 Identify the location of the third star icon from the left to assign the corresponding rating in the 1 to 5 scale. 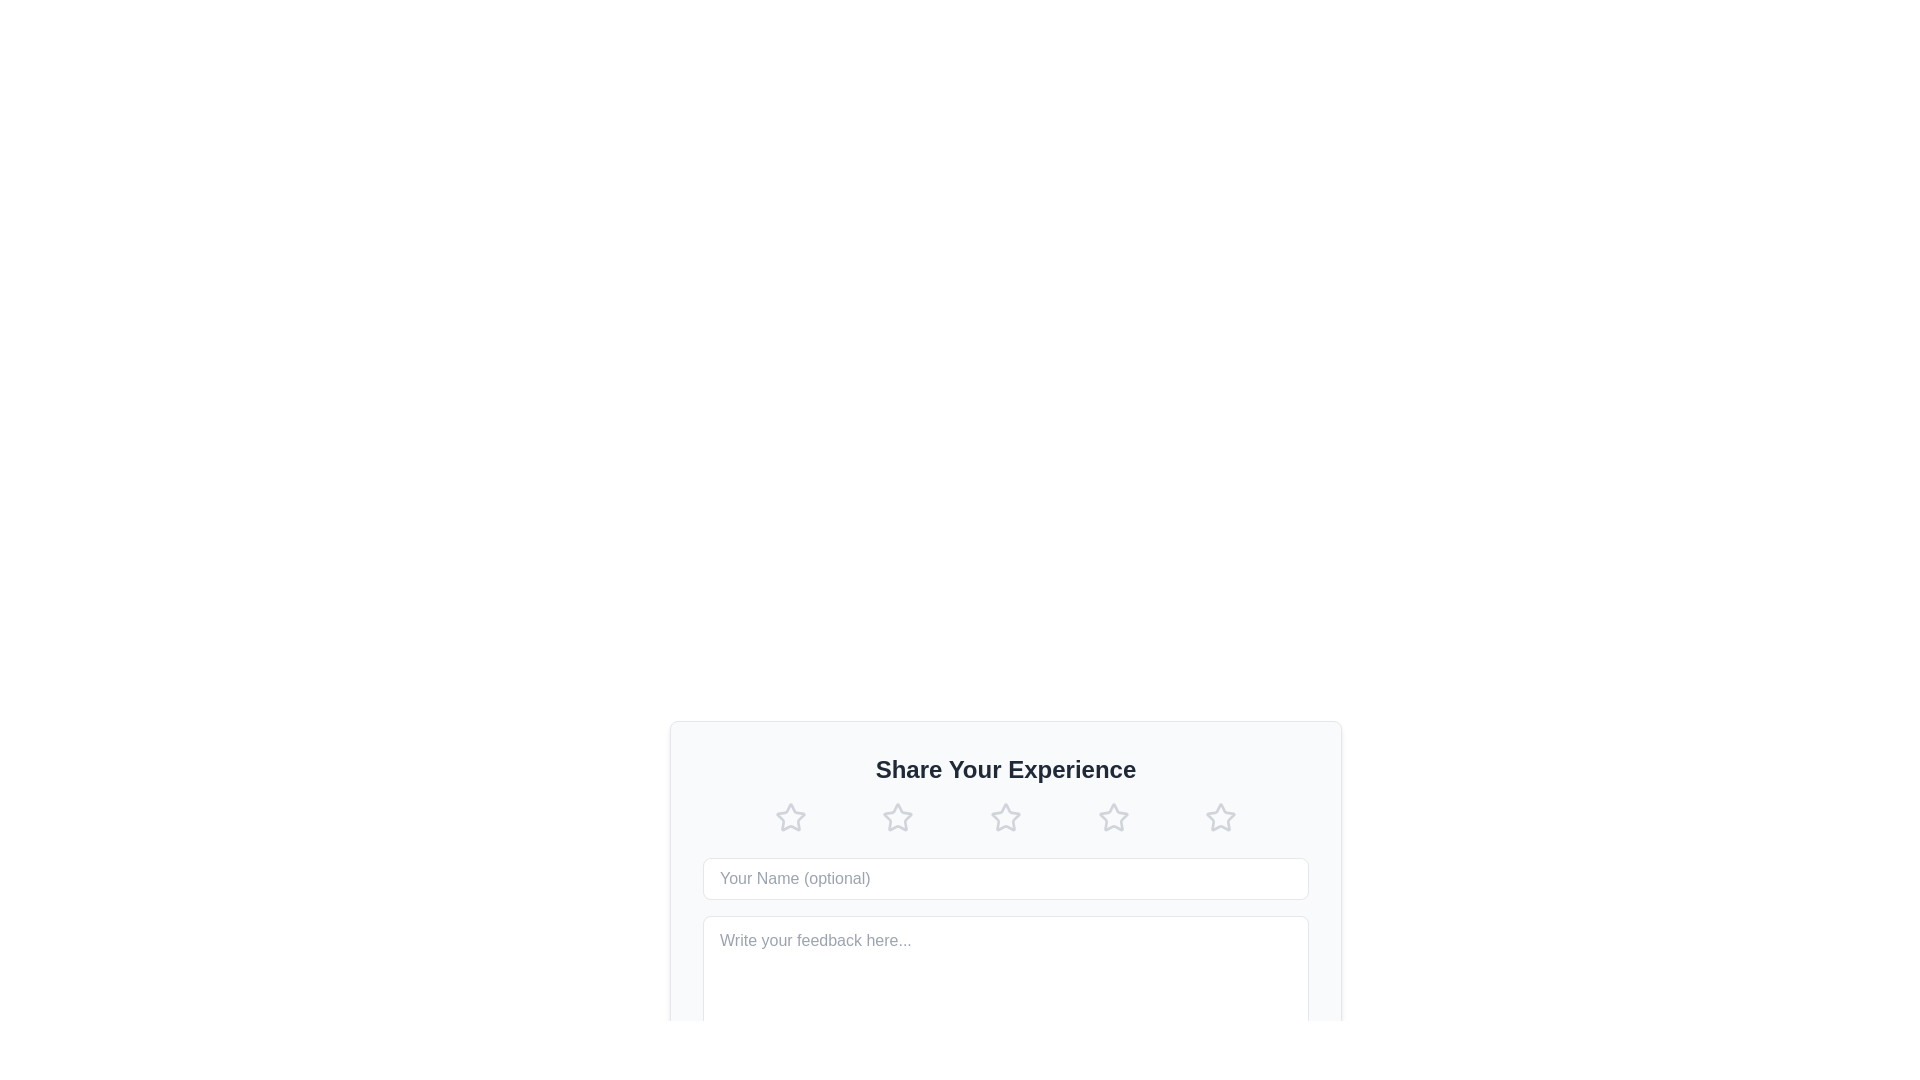
(1005, 817).